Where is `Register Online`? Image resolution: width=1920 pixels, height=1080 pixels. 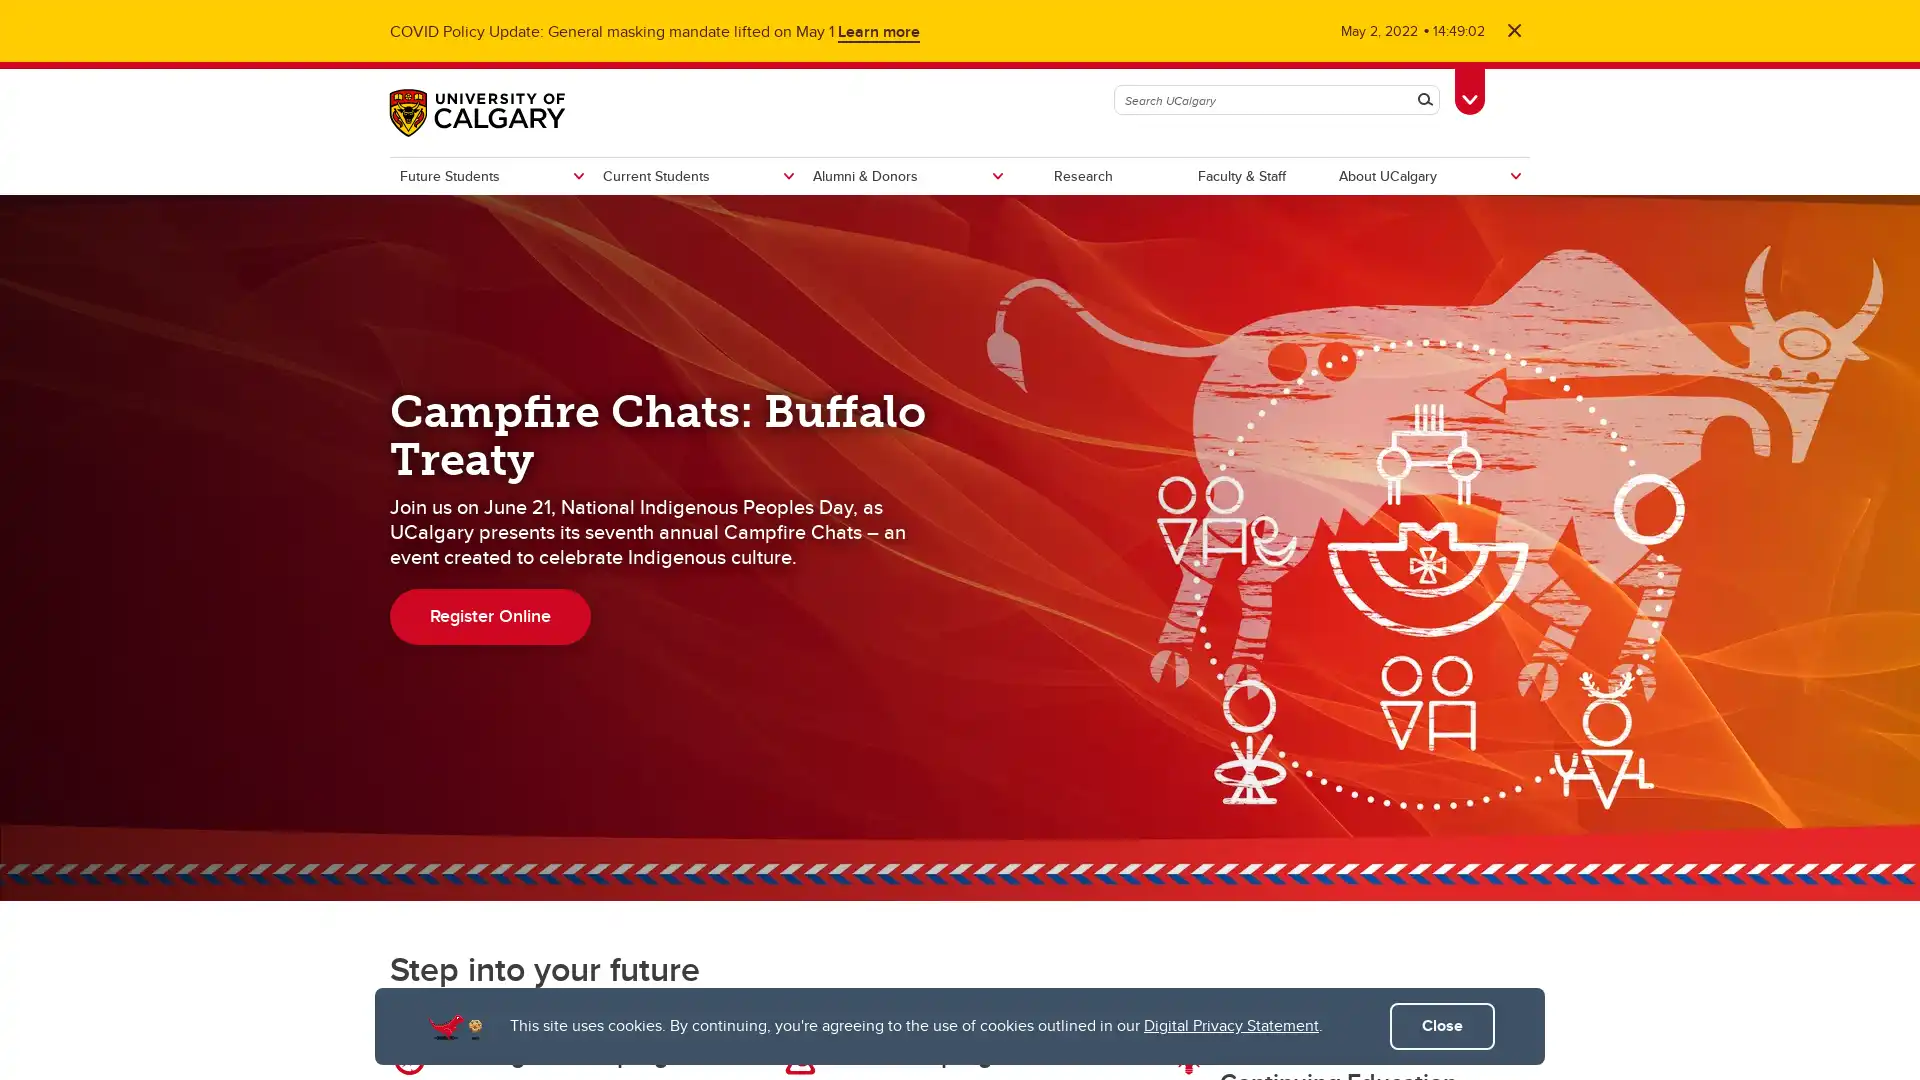 Register Online is located at coordinates (490, 615).